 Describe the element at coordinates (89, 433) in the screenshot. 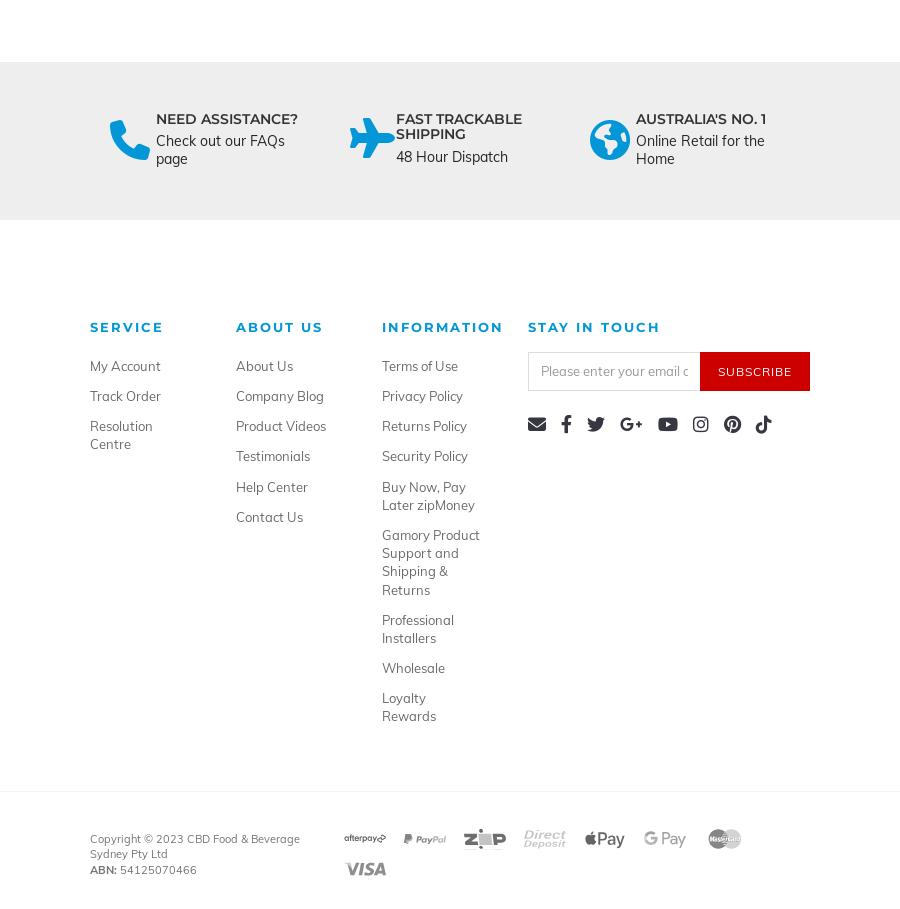

I see `'Resolution Centre'` at that location.